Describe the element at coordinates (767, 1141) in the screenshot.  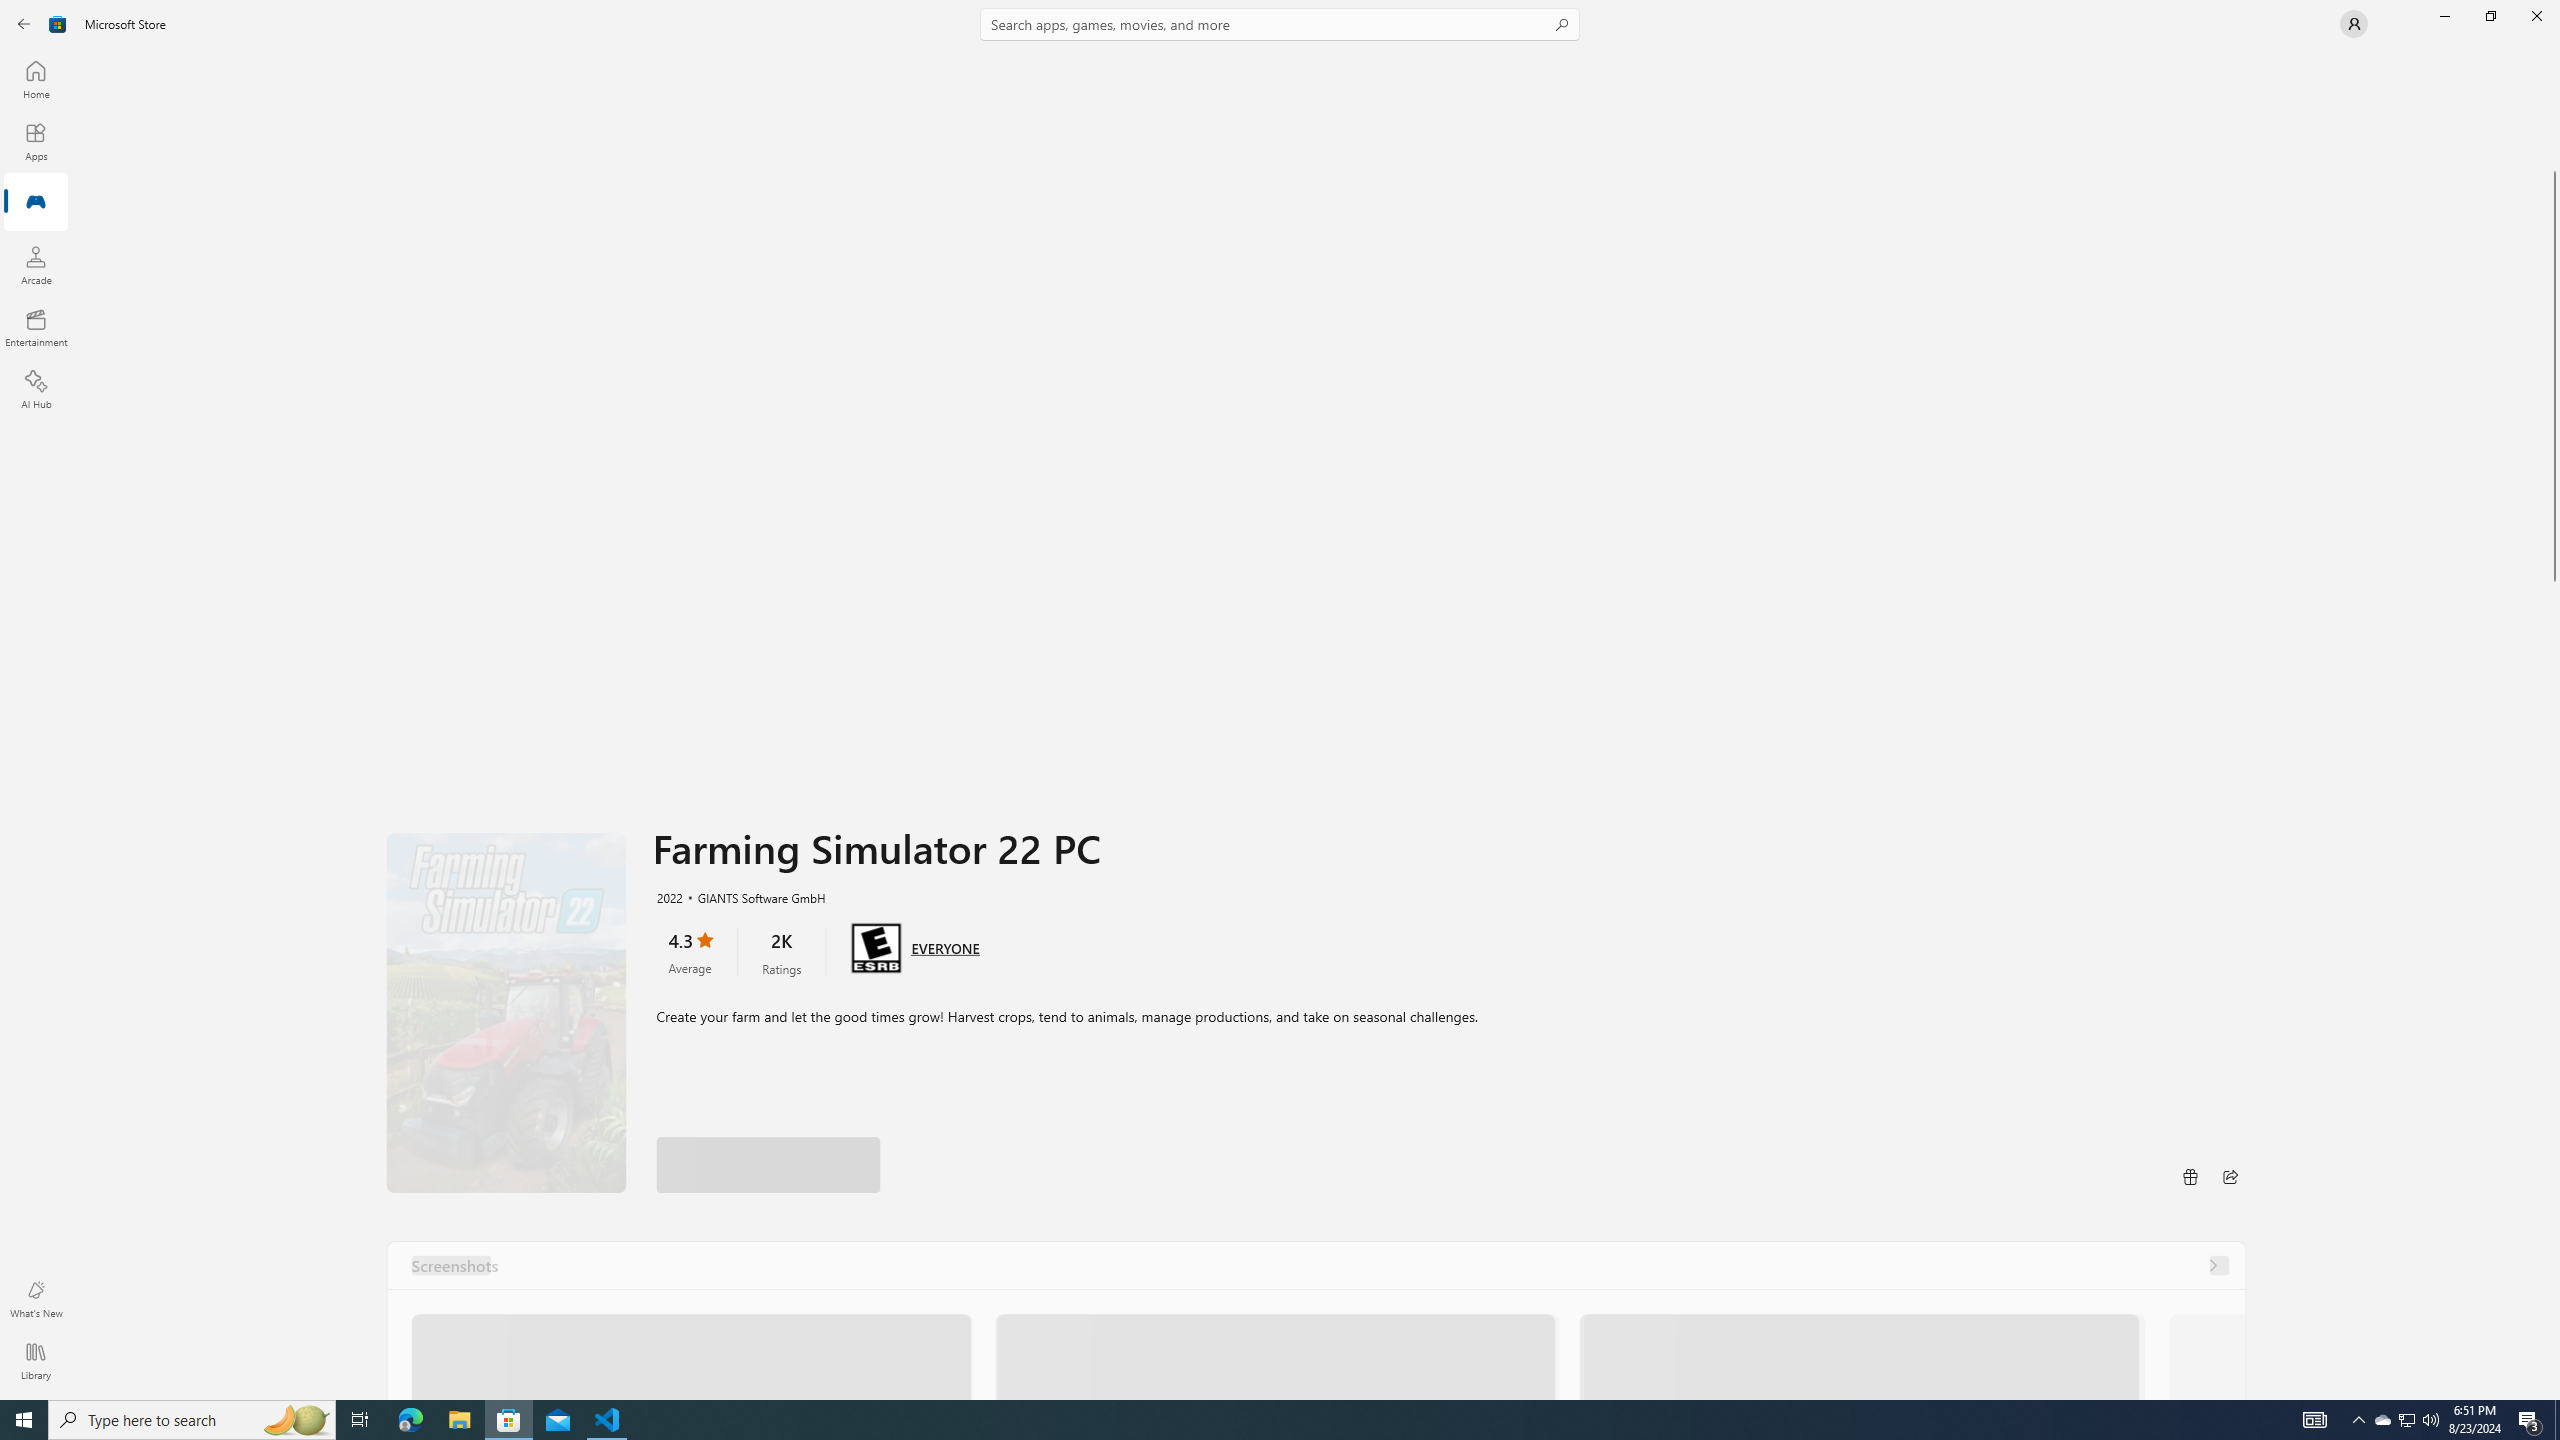
I see `'Play with Game Pass'` at that location.